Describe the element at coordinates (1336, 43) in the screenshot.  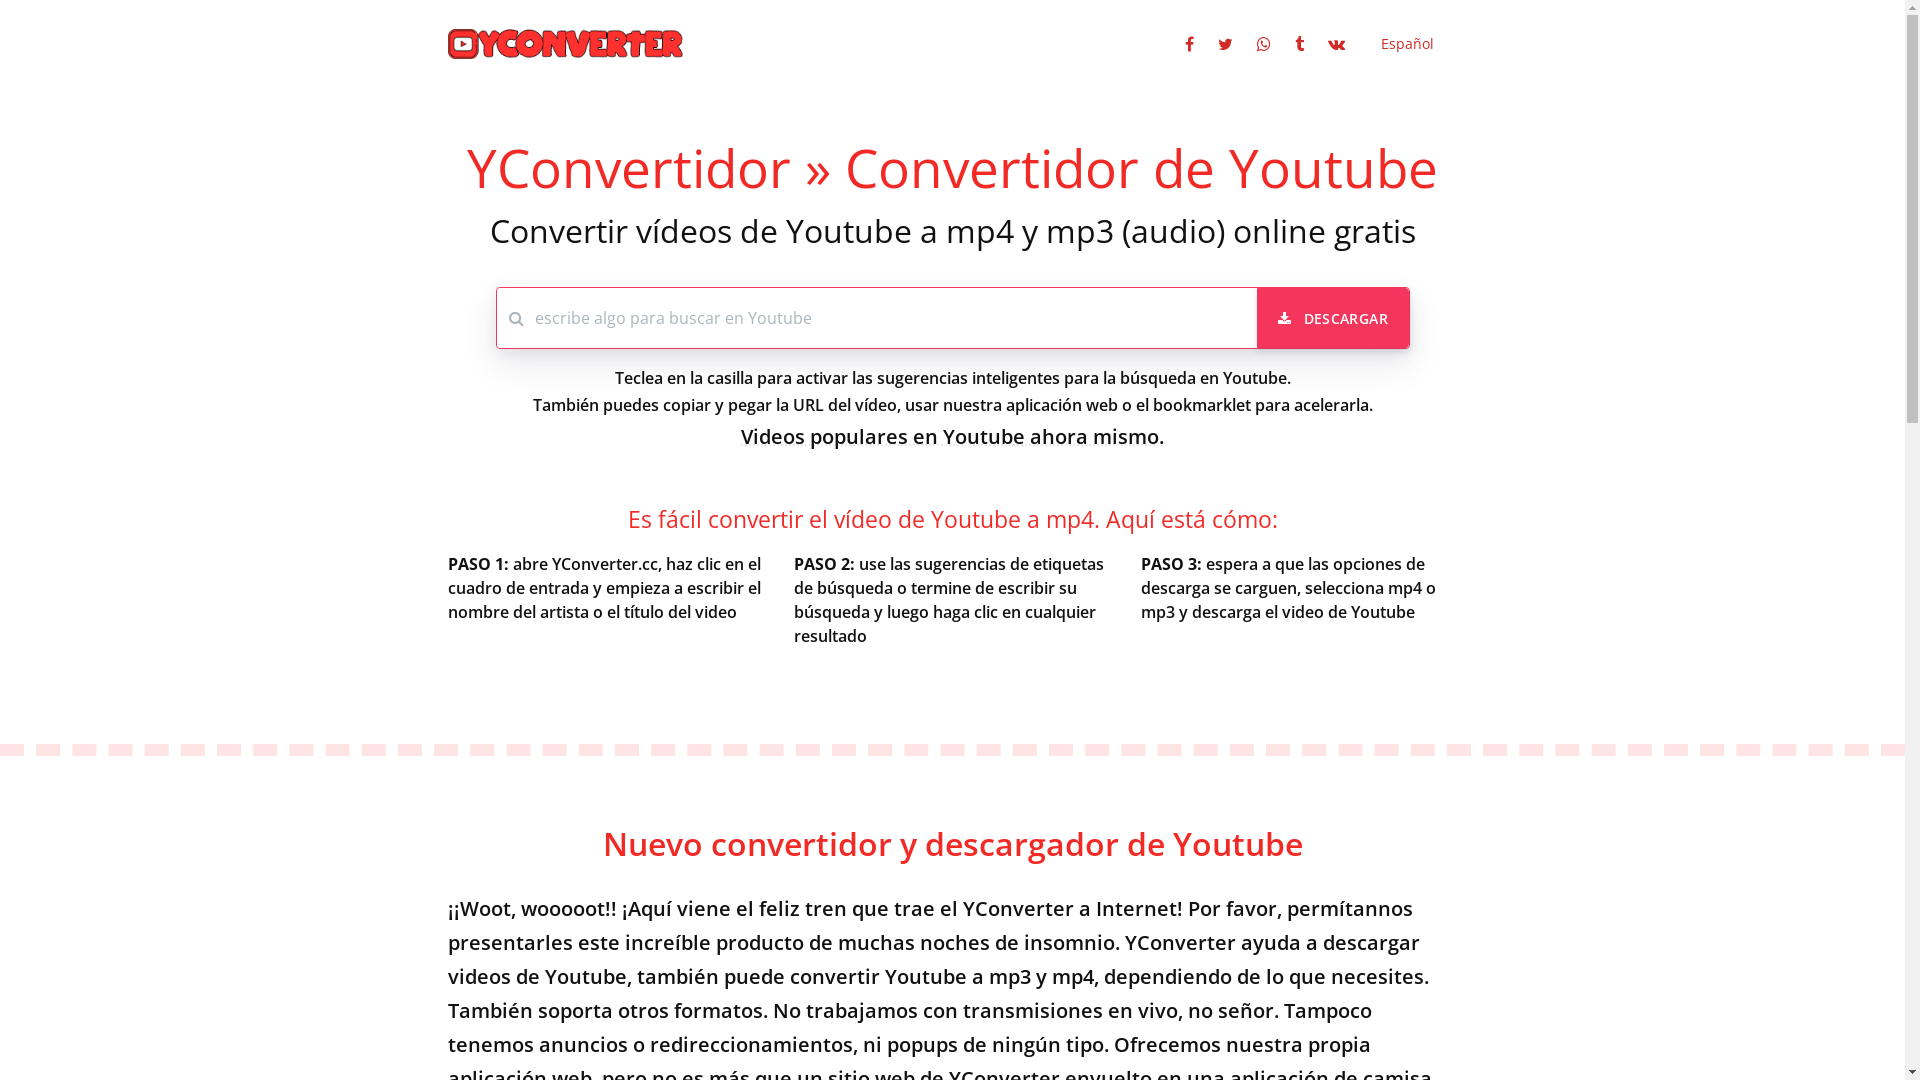
I see `'Compartir en VK'` at that location.